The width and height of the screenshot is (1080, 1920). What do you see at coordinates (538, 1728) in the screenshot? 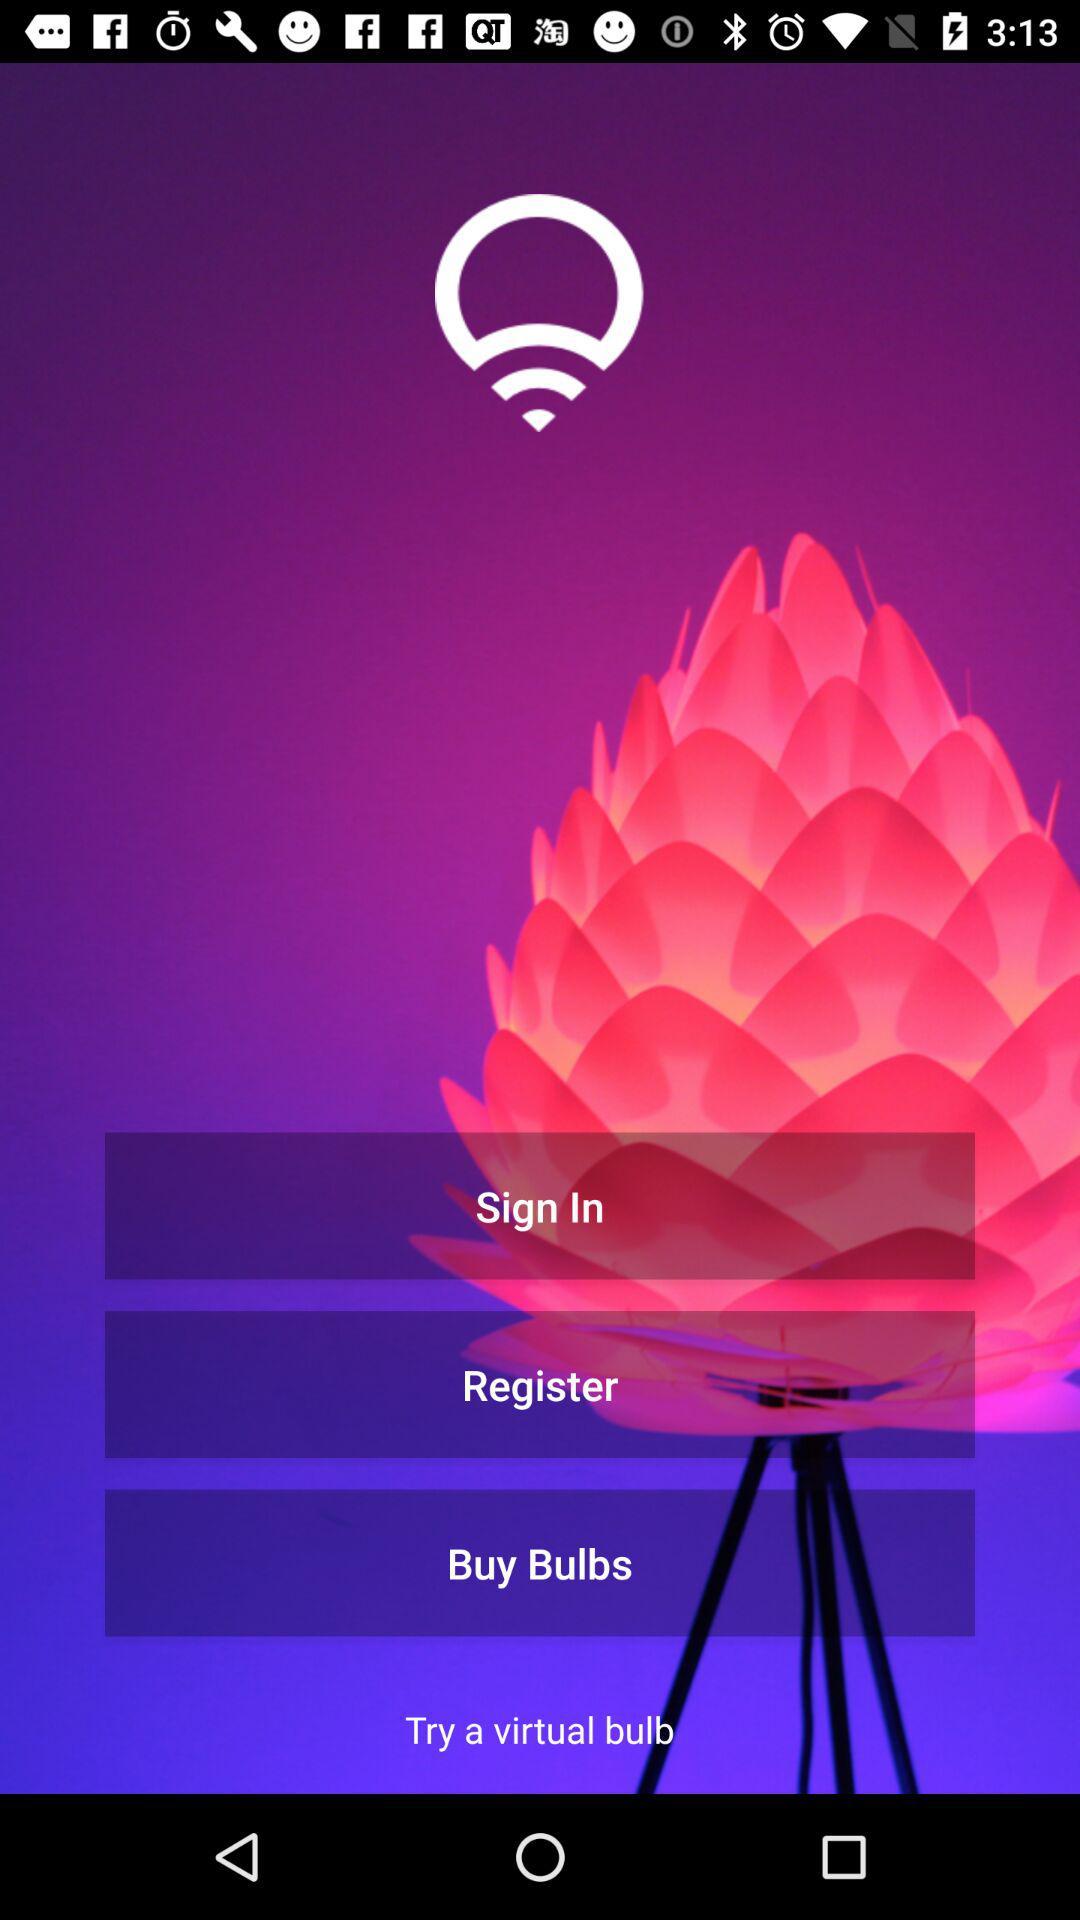
I see `try a virtual item` at bounding box center [538, 1728].